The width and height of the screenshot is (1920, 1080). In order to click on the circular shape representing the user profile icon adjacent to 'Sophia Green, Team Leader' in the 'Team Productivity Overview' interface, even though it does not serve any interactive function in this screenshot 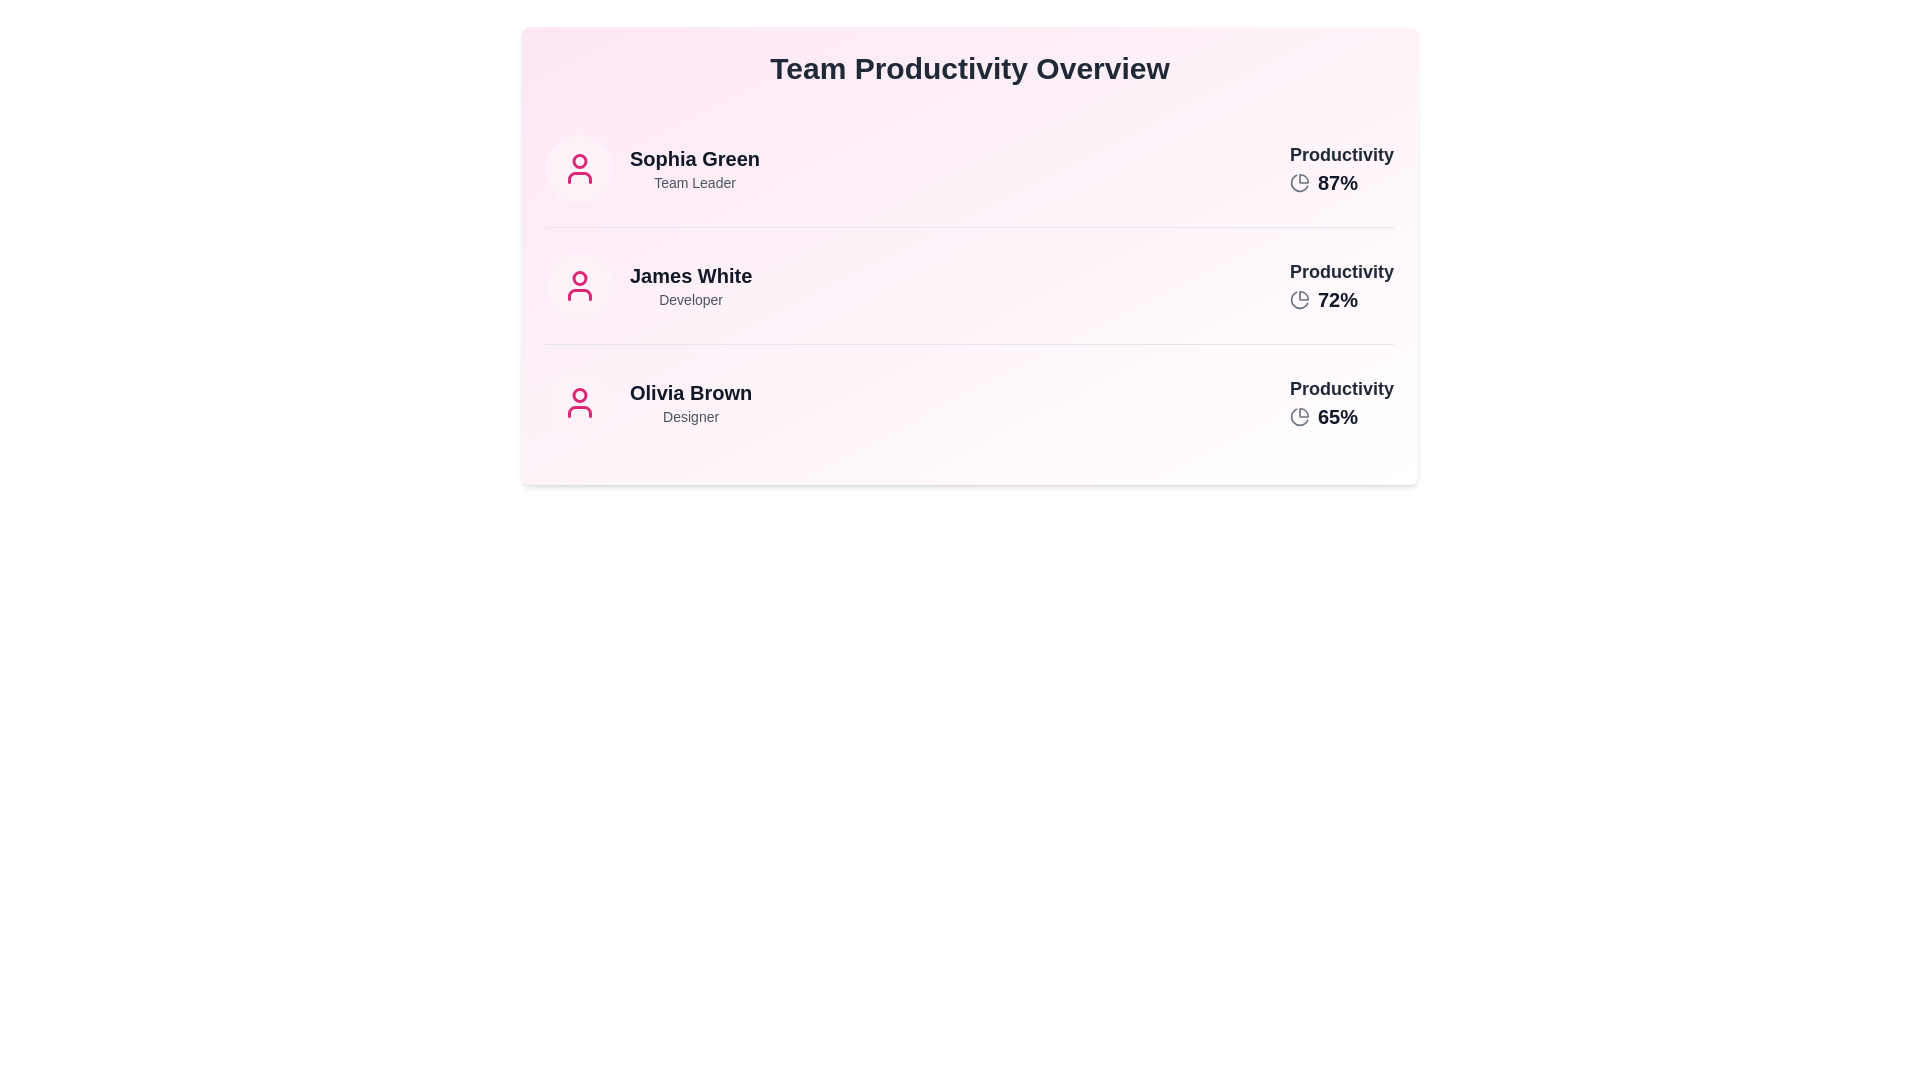, I will do `click(579, 160)`.